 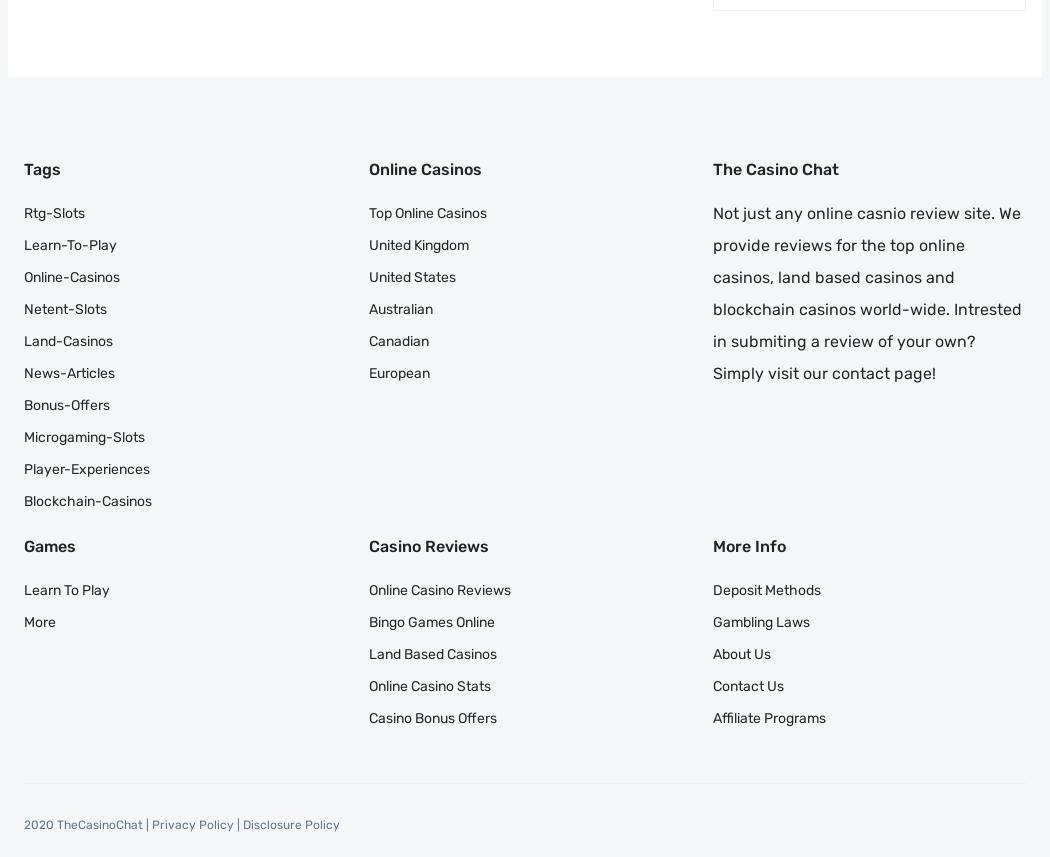 What do you see at coordinates (24, 371) in the screenshot?
I see `'news-articles'` at bounding box center [24, 371].